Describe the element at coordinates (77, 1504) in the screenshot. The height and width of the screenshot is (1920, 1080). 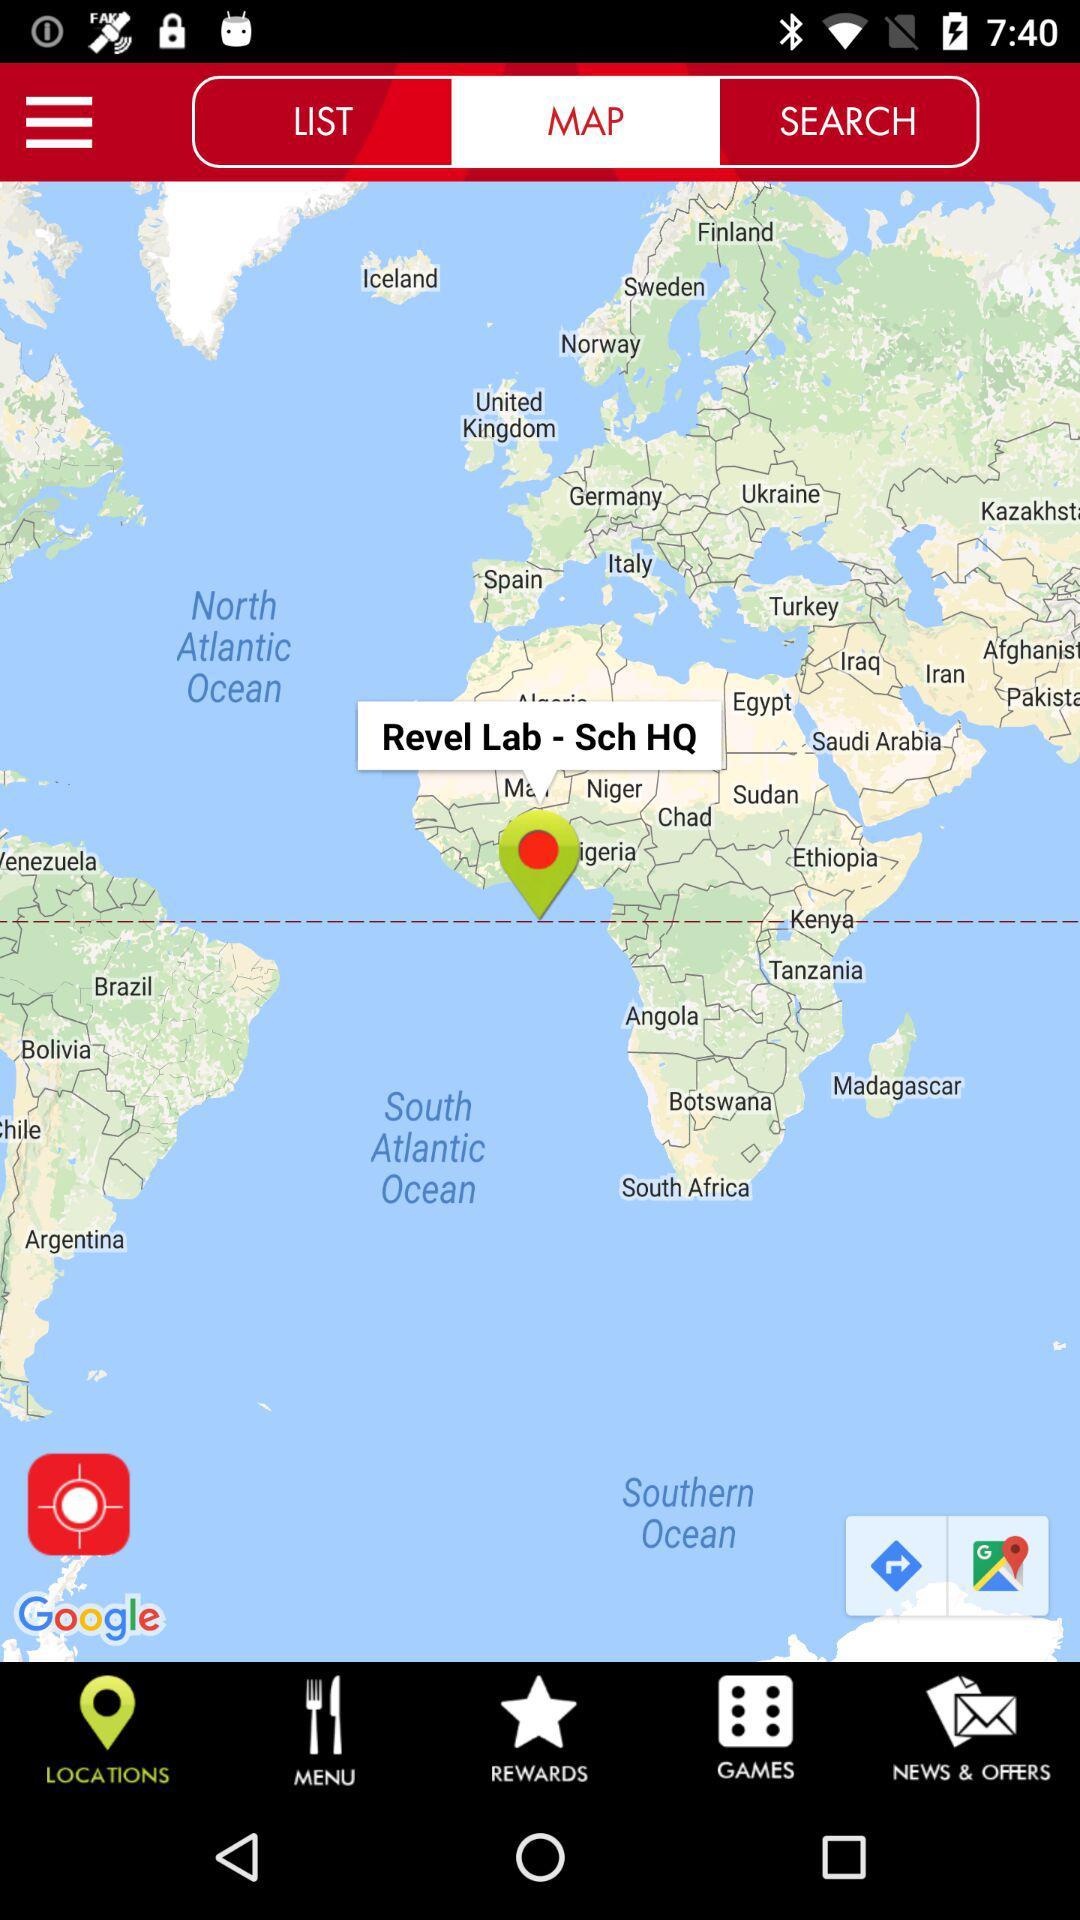
I see `enable gps location tracker` at that location.